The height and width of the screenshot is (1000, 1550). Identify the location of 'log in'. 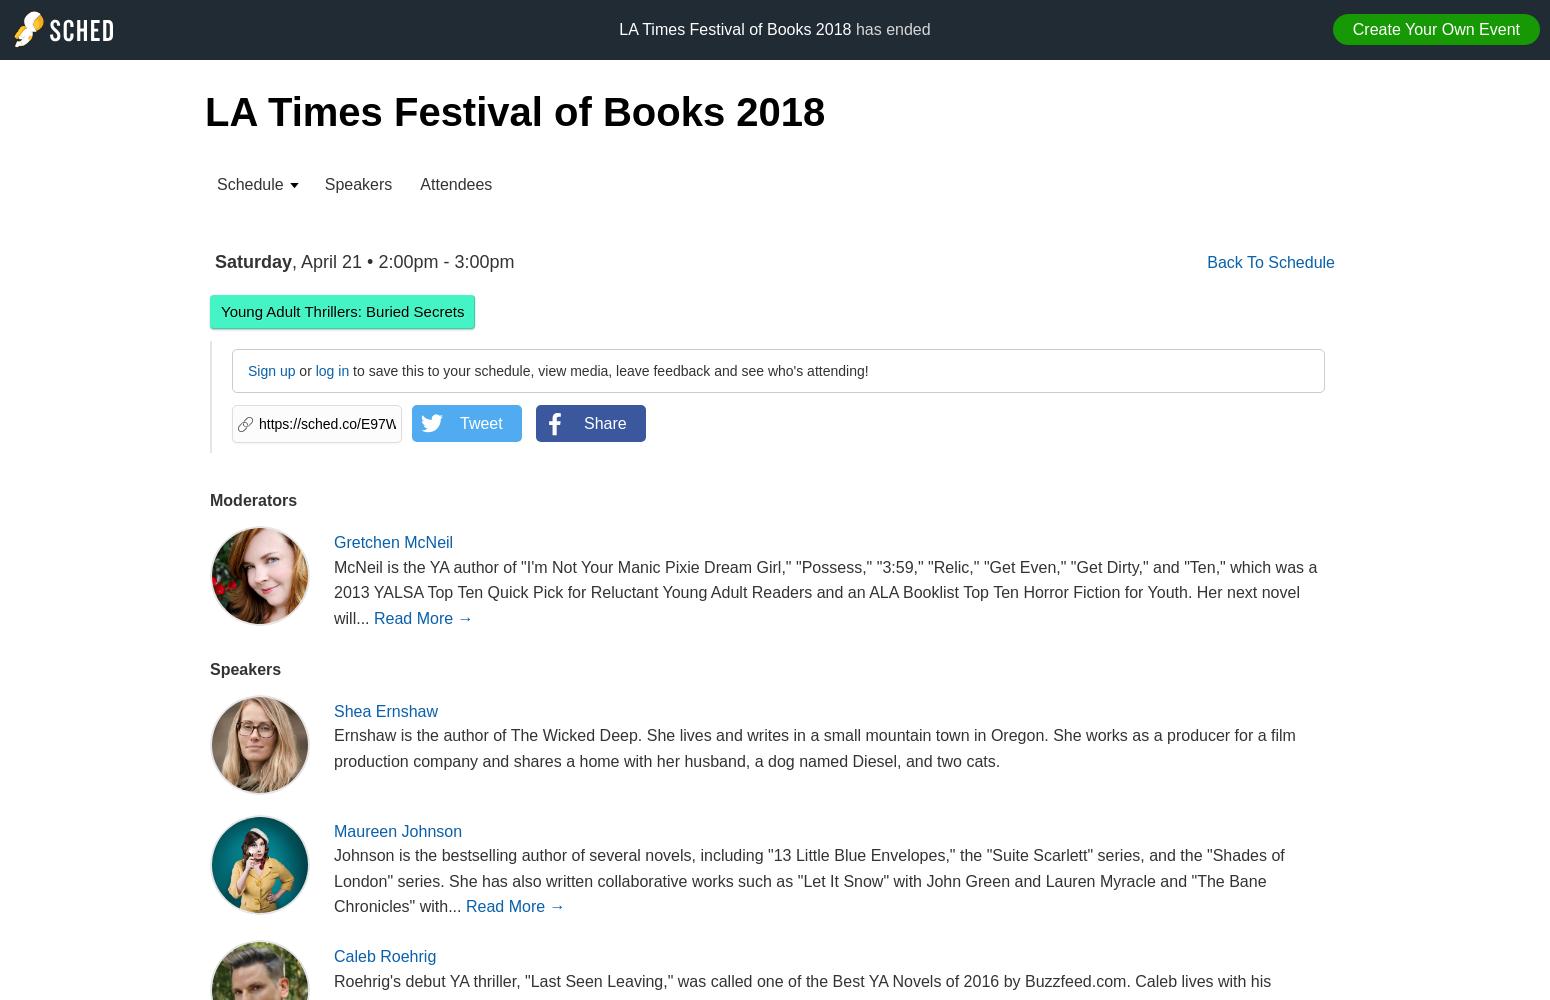
(331, 370).